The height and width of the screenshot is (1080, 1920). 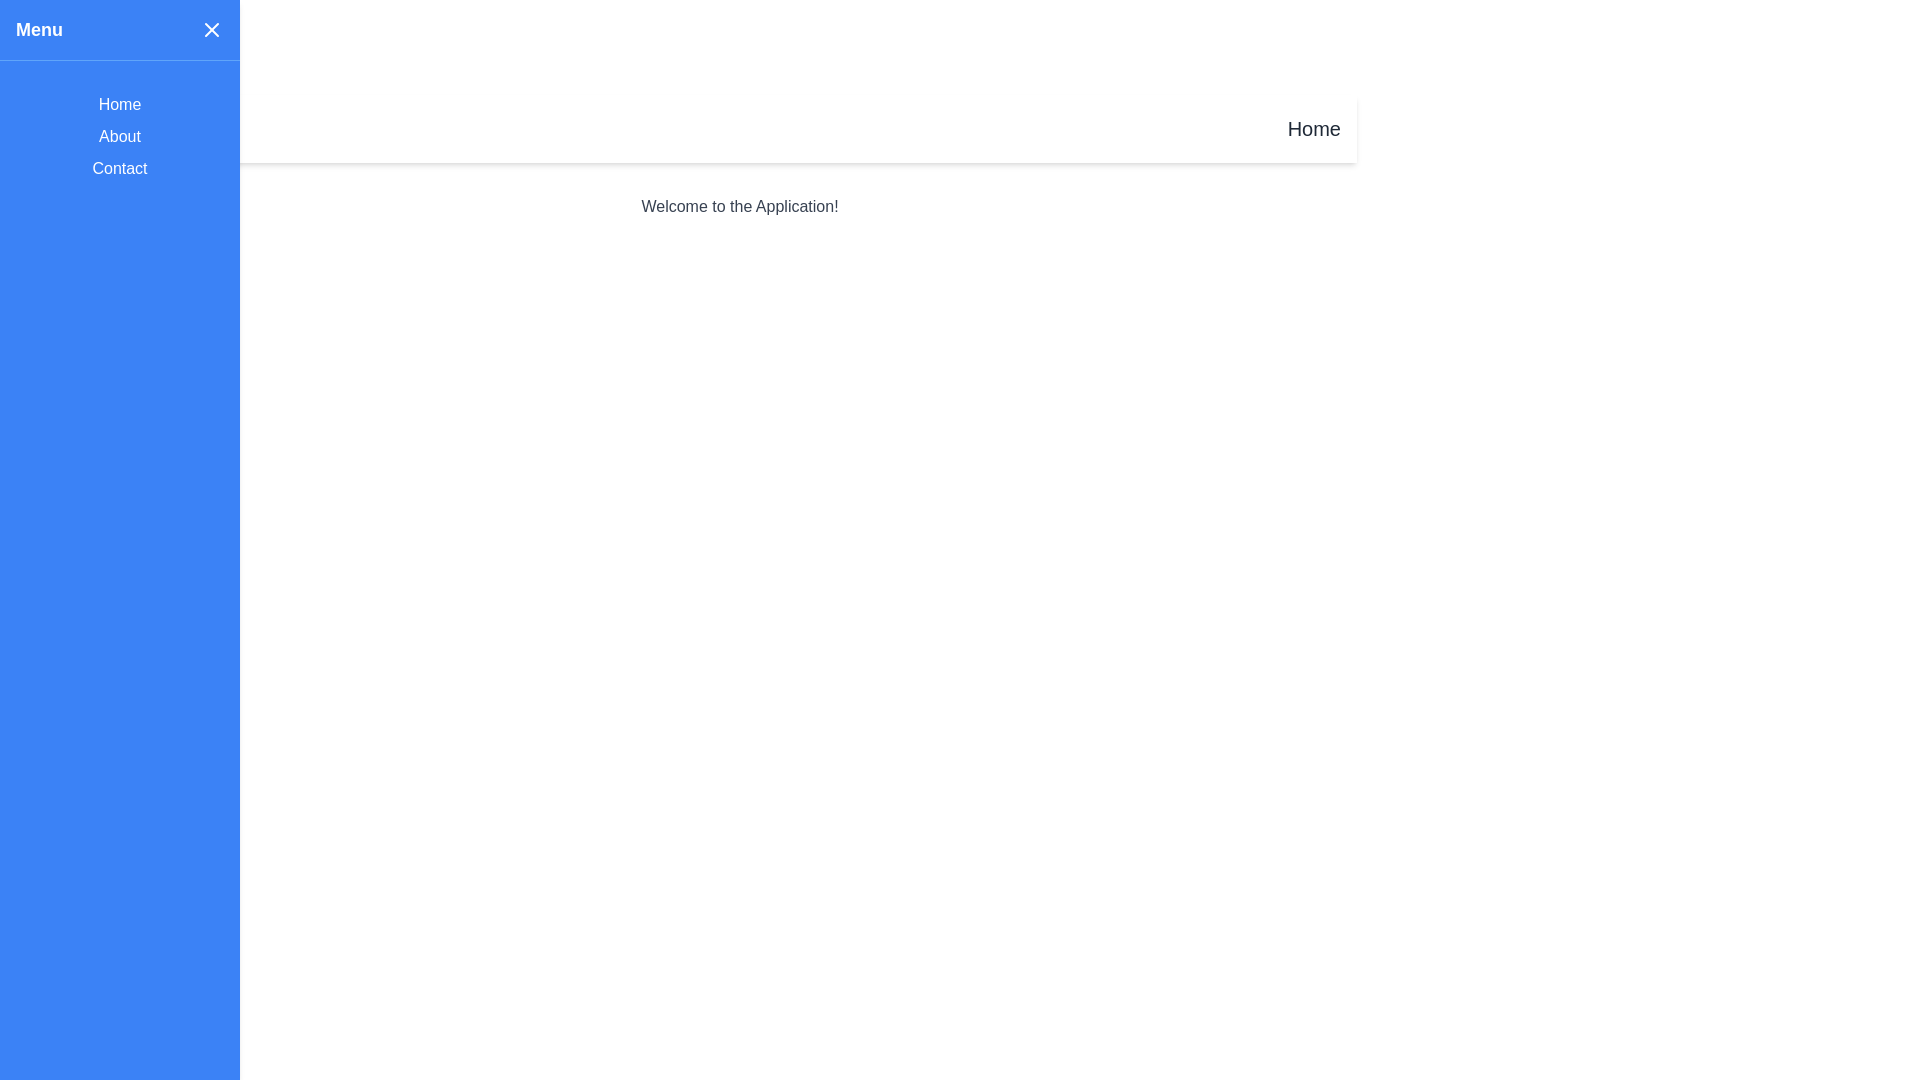 I want to click on the bold 'Menu' text label styled in white on a blue background, located in the upper-left corner of the interface, so click(x=39, y=30).